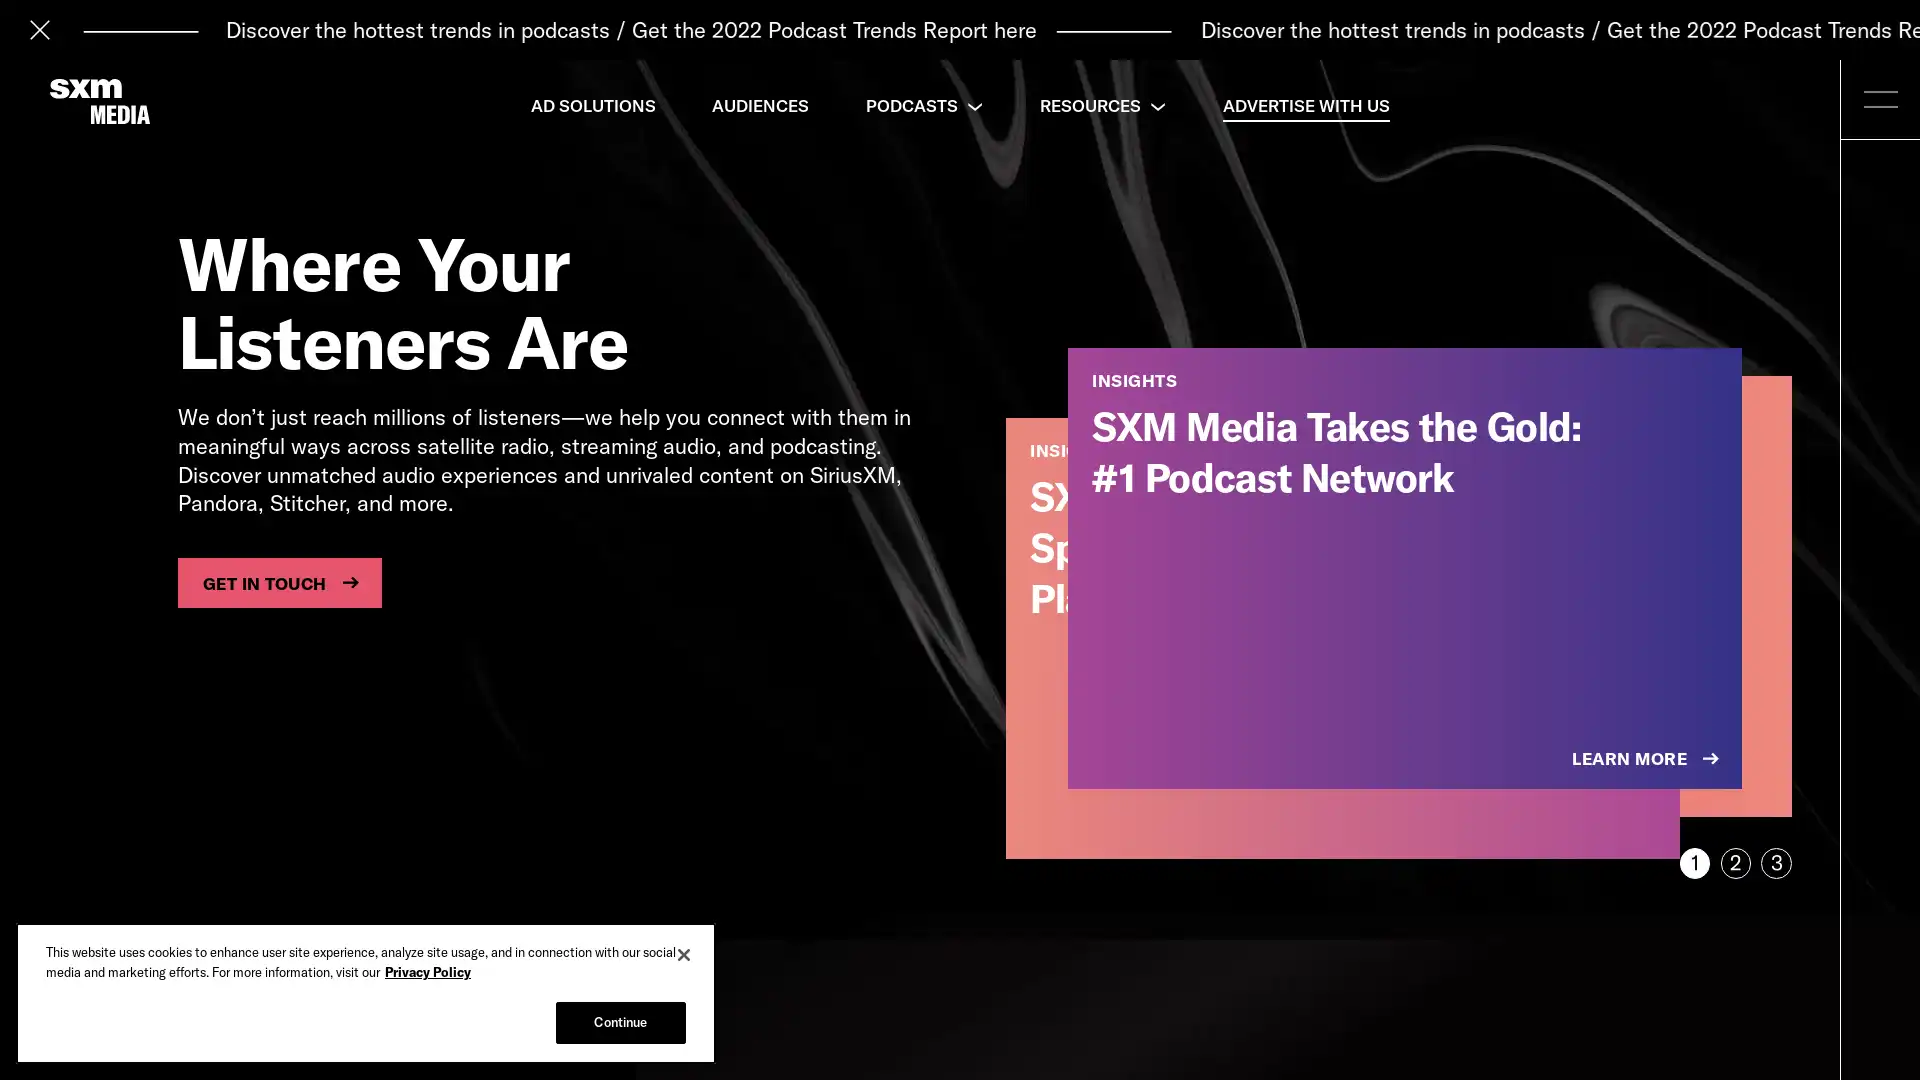 This screenshot has height=1080, width=1920. Describe the element at coordinates (1693, 862) in the screenshot. I see `1` at that location.